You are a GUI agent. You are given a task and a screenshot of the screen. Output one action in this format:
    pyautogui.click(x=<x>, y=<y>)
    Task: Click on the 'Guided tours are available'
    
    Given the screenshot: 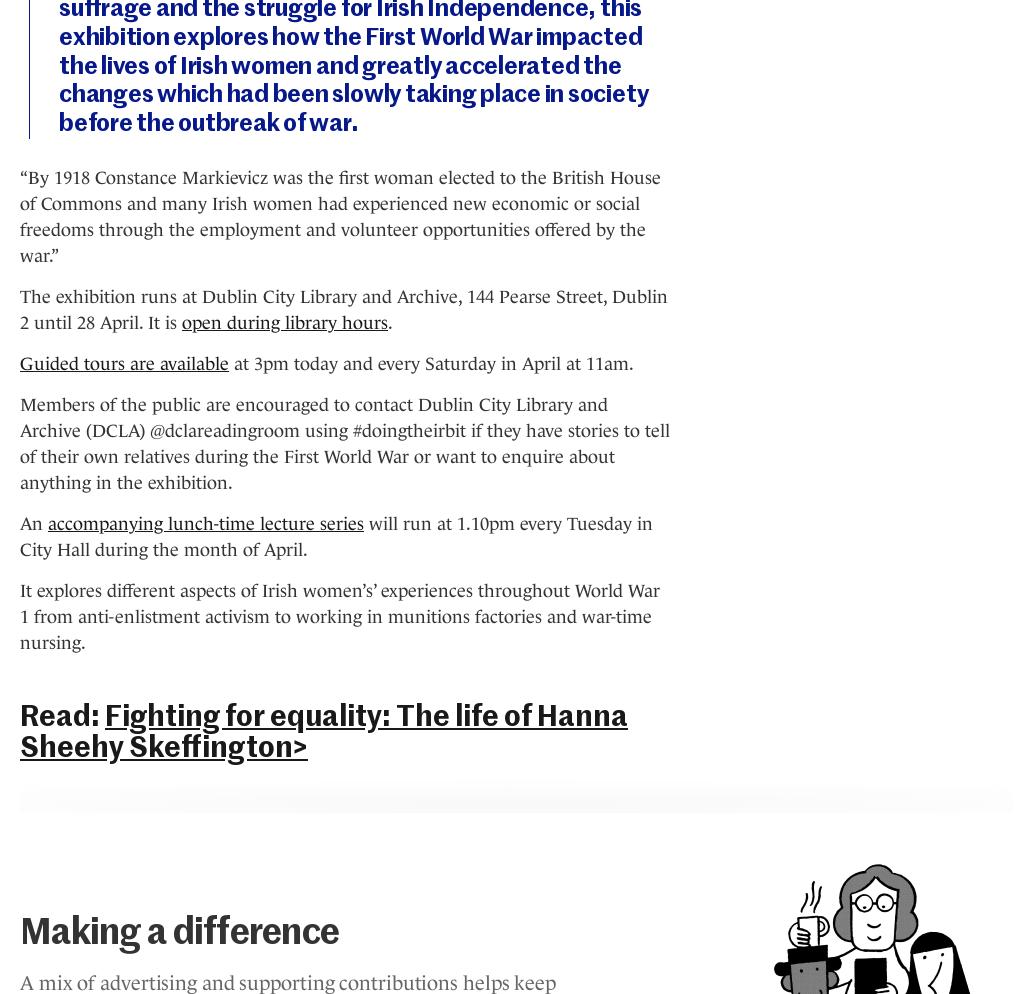 What is the action you would take?
    pyautogui.click(x=123, y=363)
    